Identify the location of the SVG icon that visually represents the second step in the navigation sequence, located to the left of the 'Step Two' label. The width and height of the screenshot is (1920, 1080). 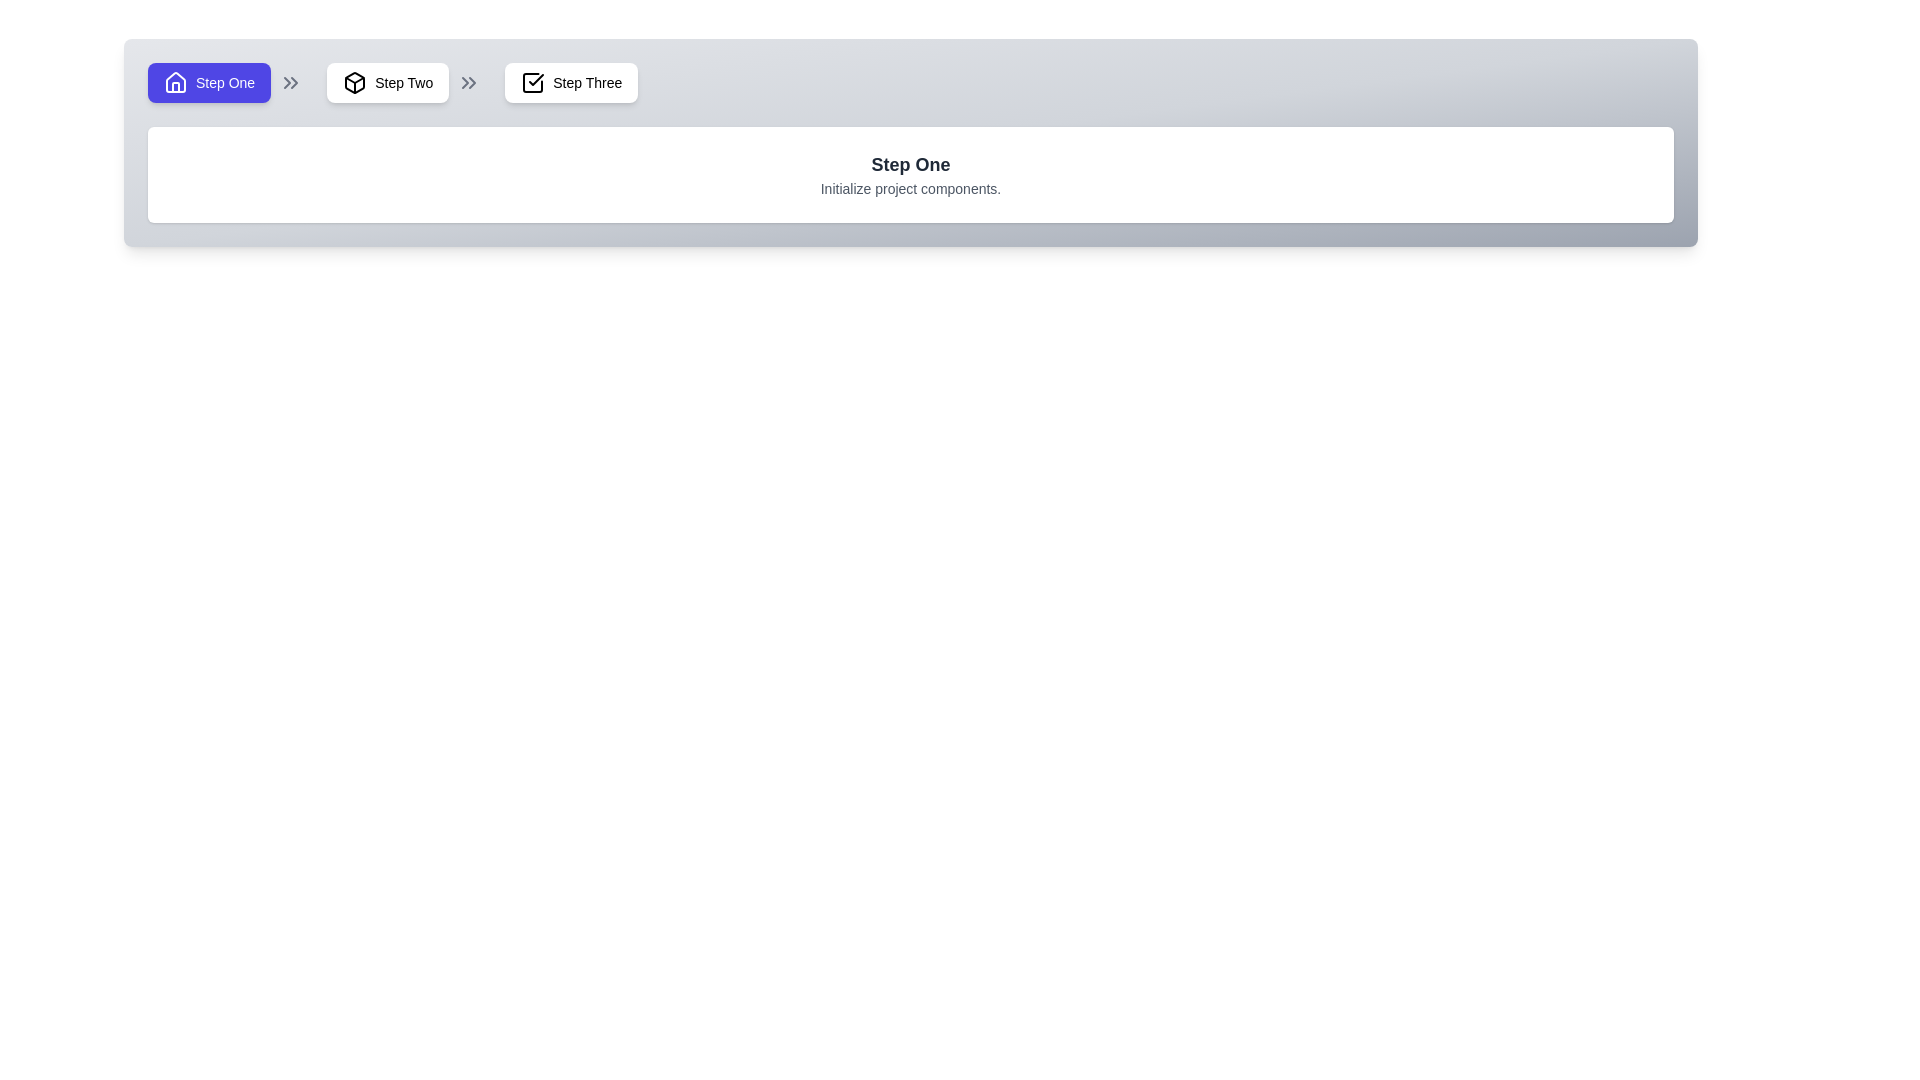
(355, 82).